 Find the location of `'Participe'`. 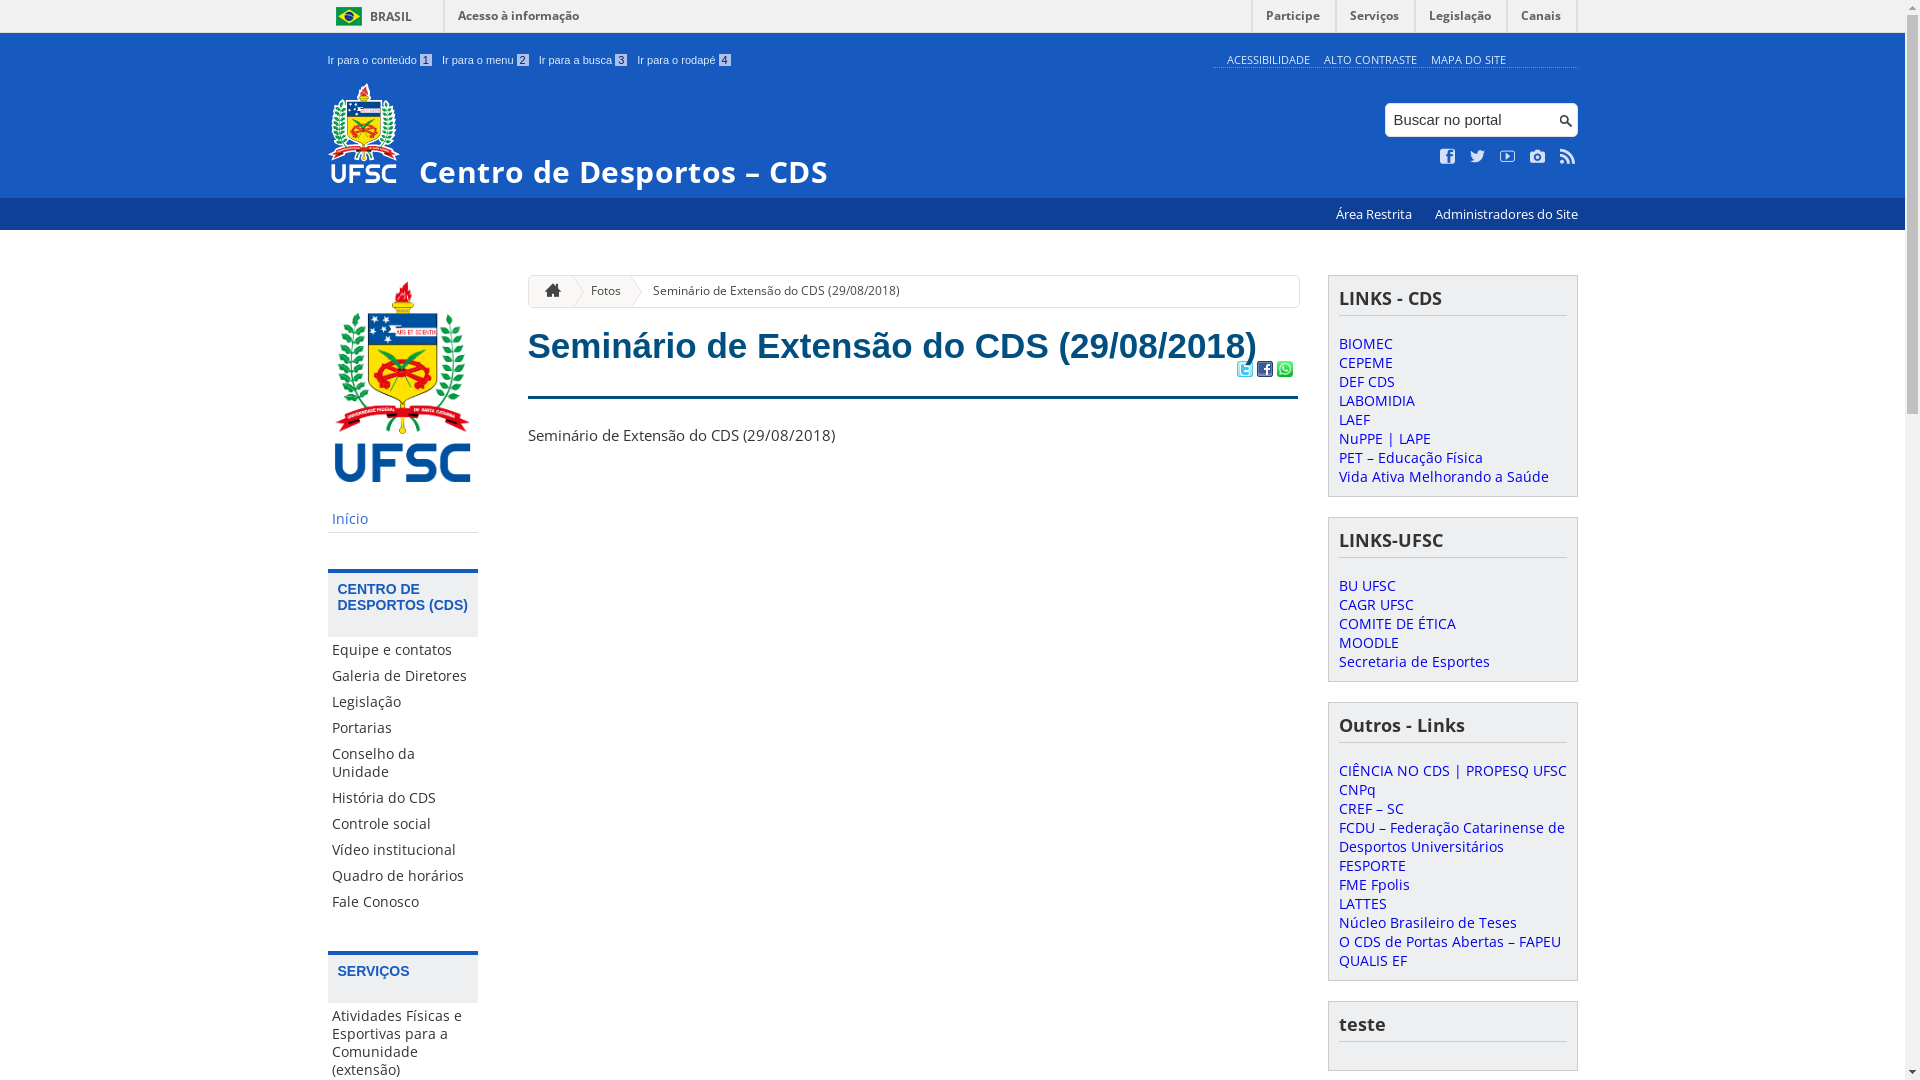

'Participe' is located at coordinates (1292, 20).